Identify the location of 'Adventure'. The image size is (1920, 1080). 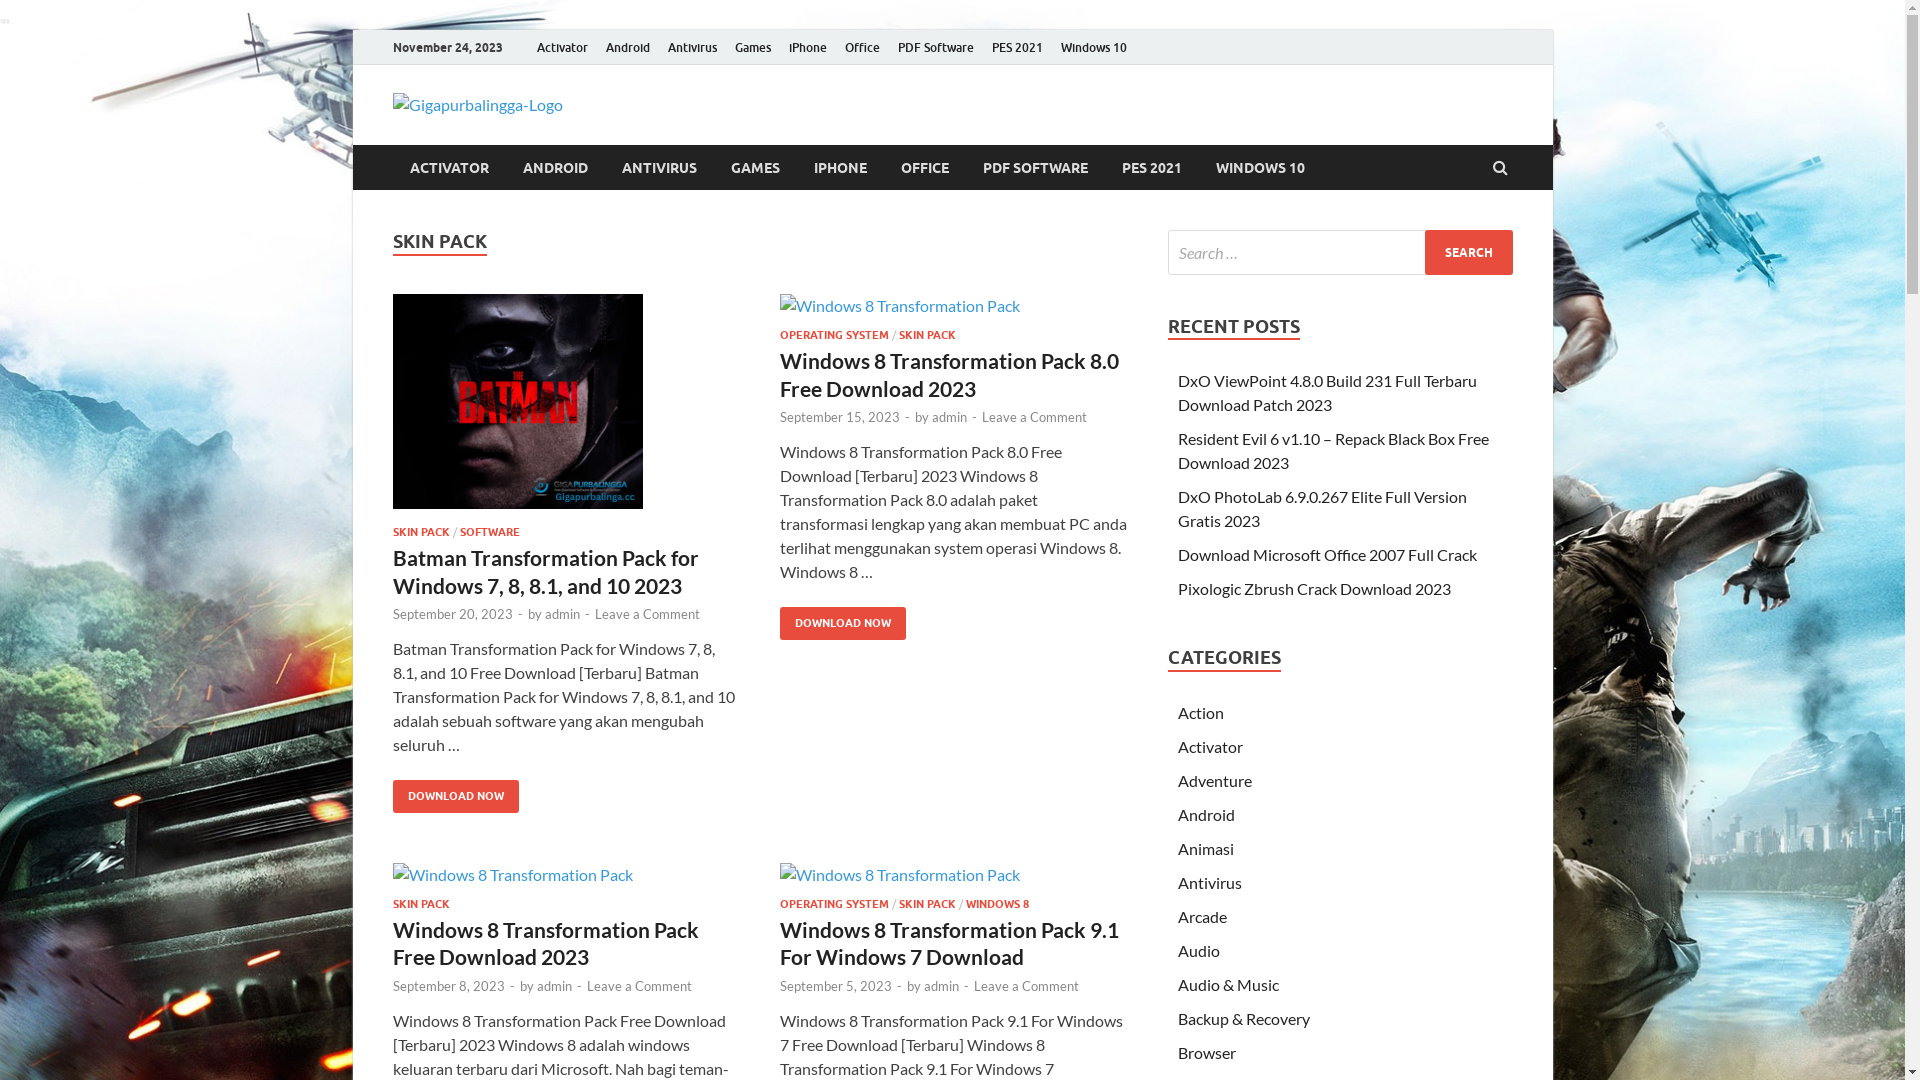
(1213, 779).